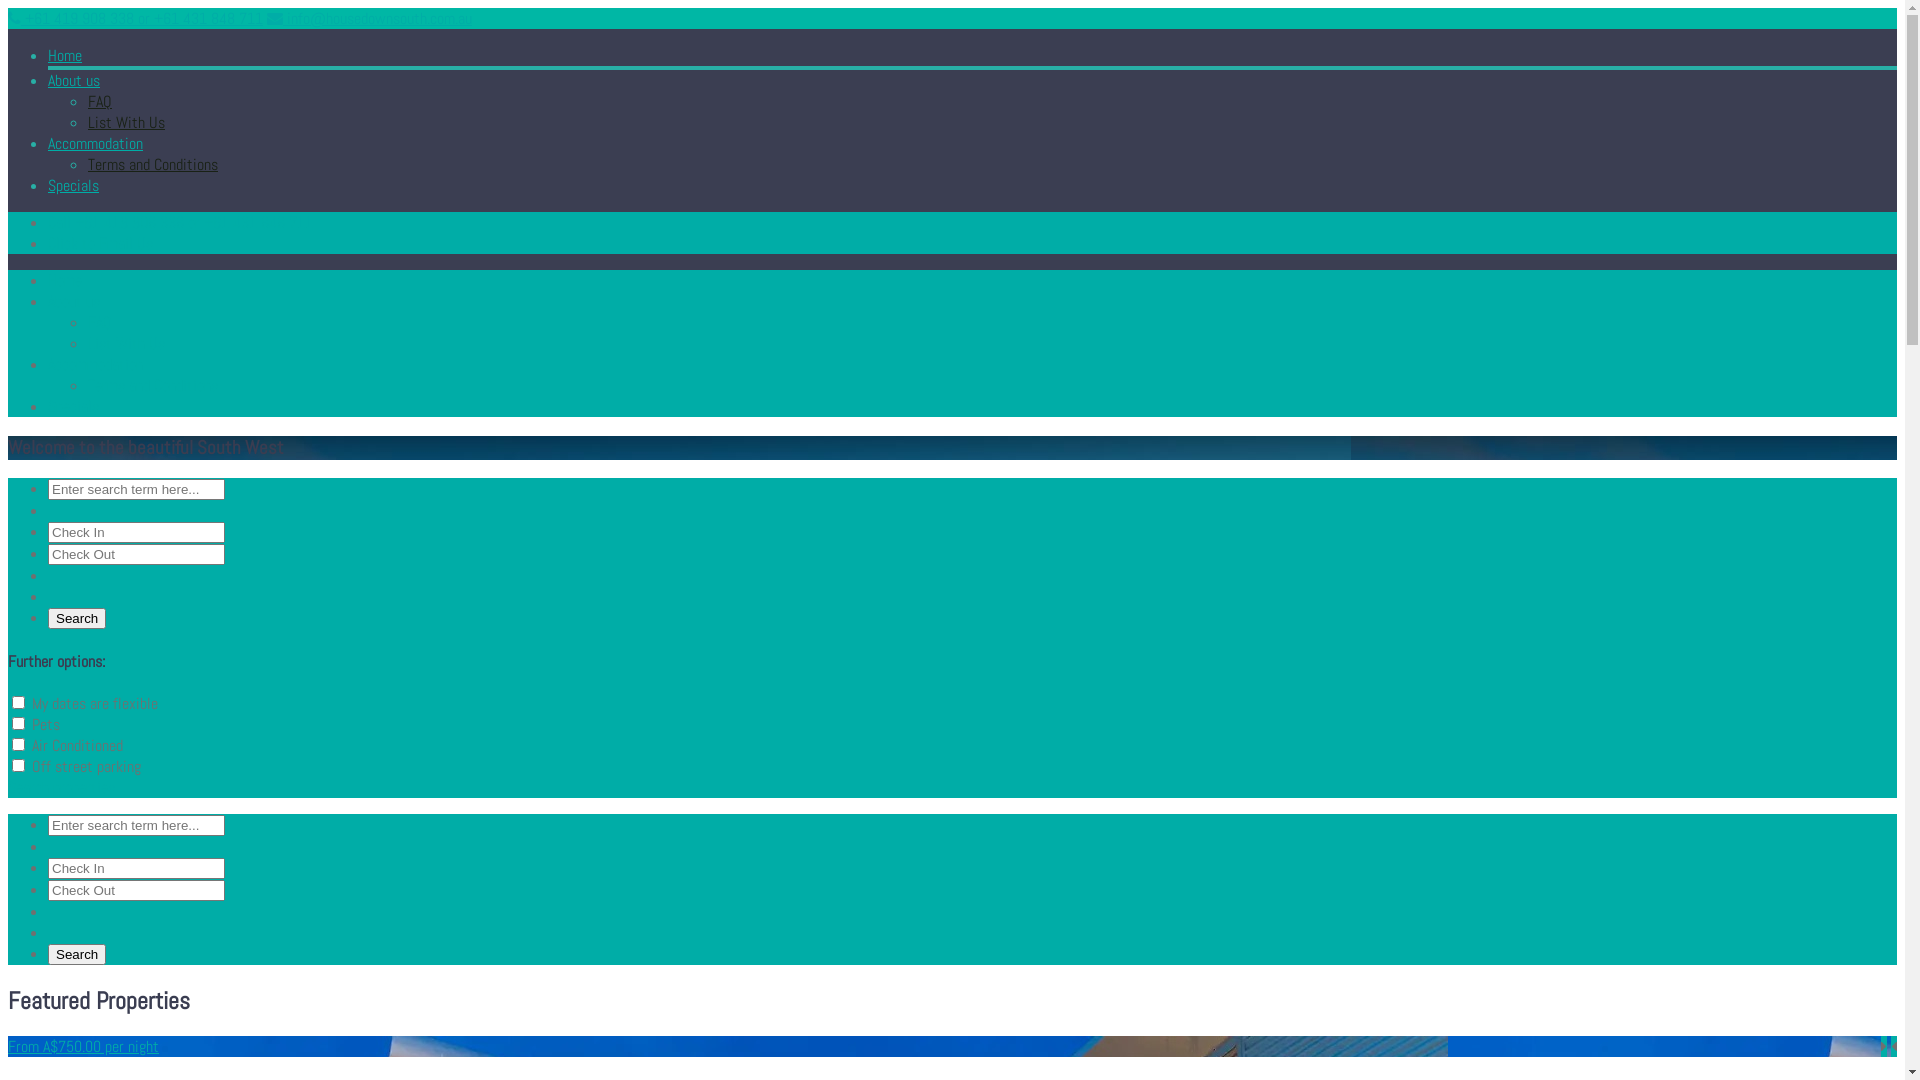 The width and height of the screenshot is (1920, 1080). What do you see at coordinates (369, 18) in the screenshot?
I see `'info@housedownsouth.com.au'` at bounding box center [369, 18].